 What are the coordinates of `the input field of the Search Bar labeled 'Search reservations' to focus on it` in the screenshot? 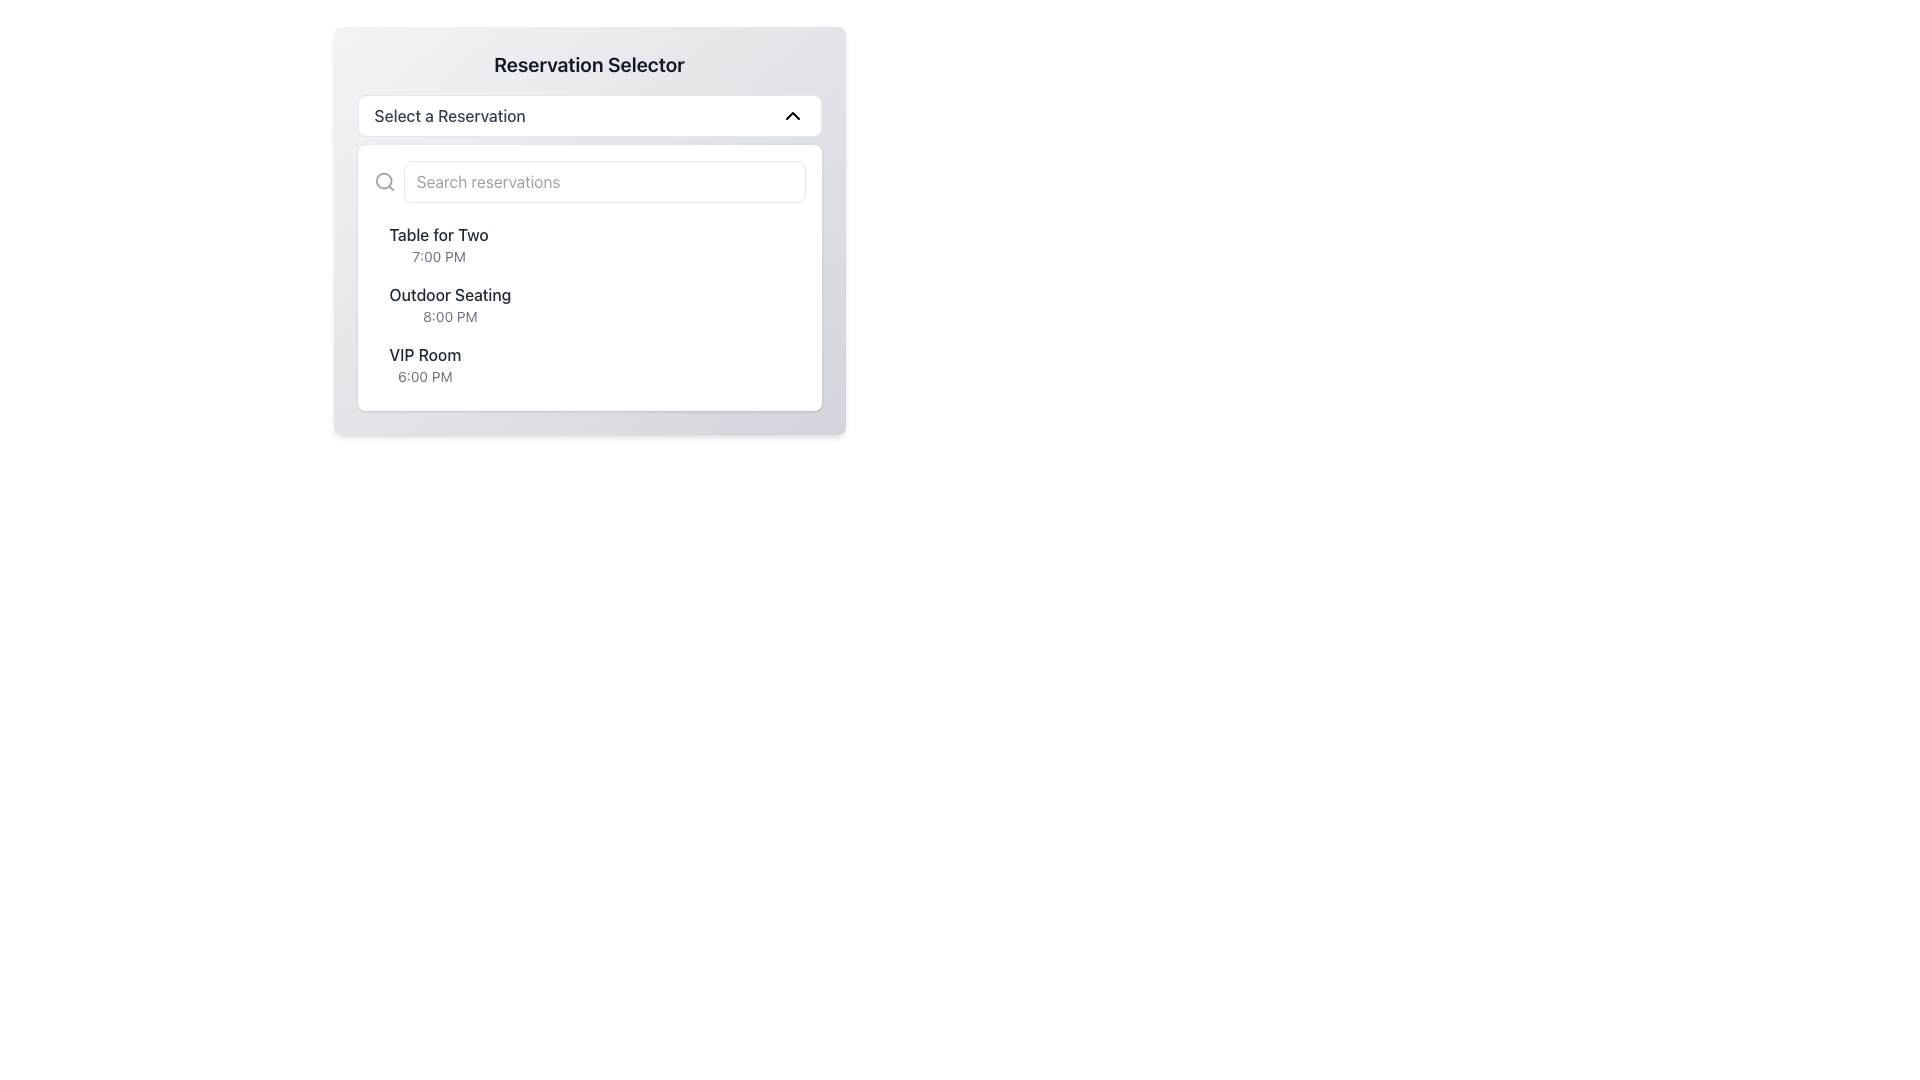 It's located at (588, 181).